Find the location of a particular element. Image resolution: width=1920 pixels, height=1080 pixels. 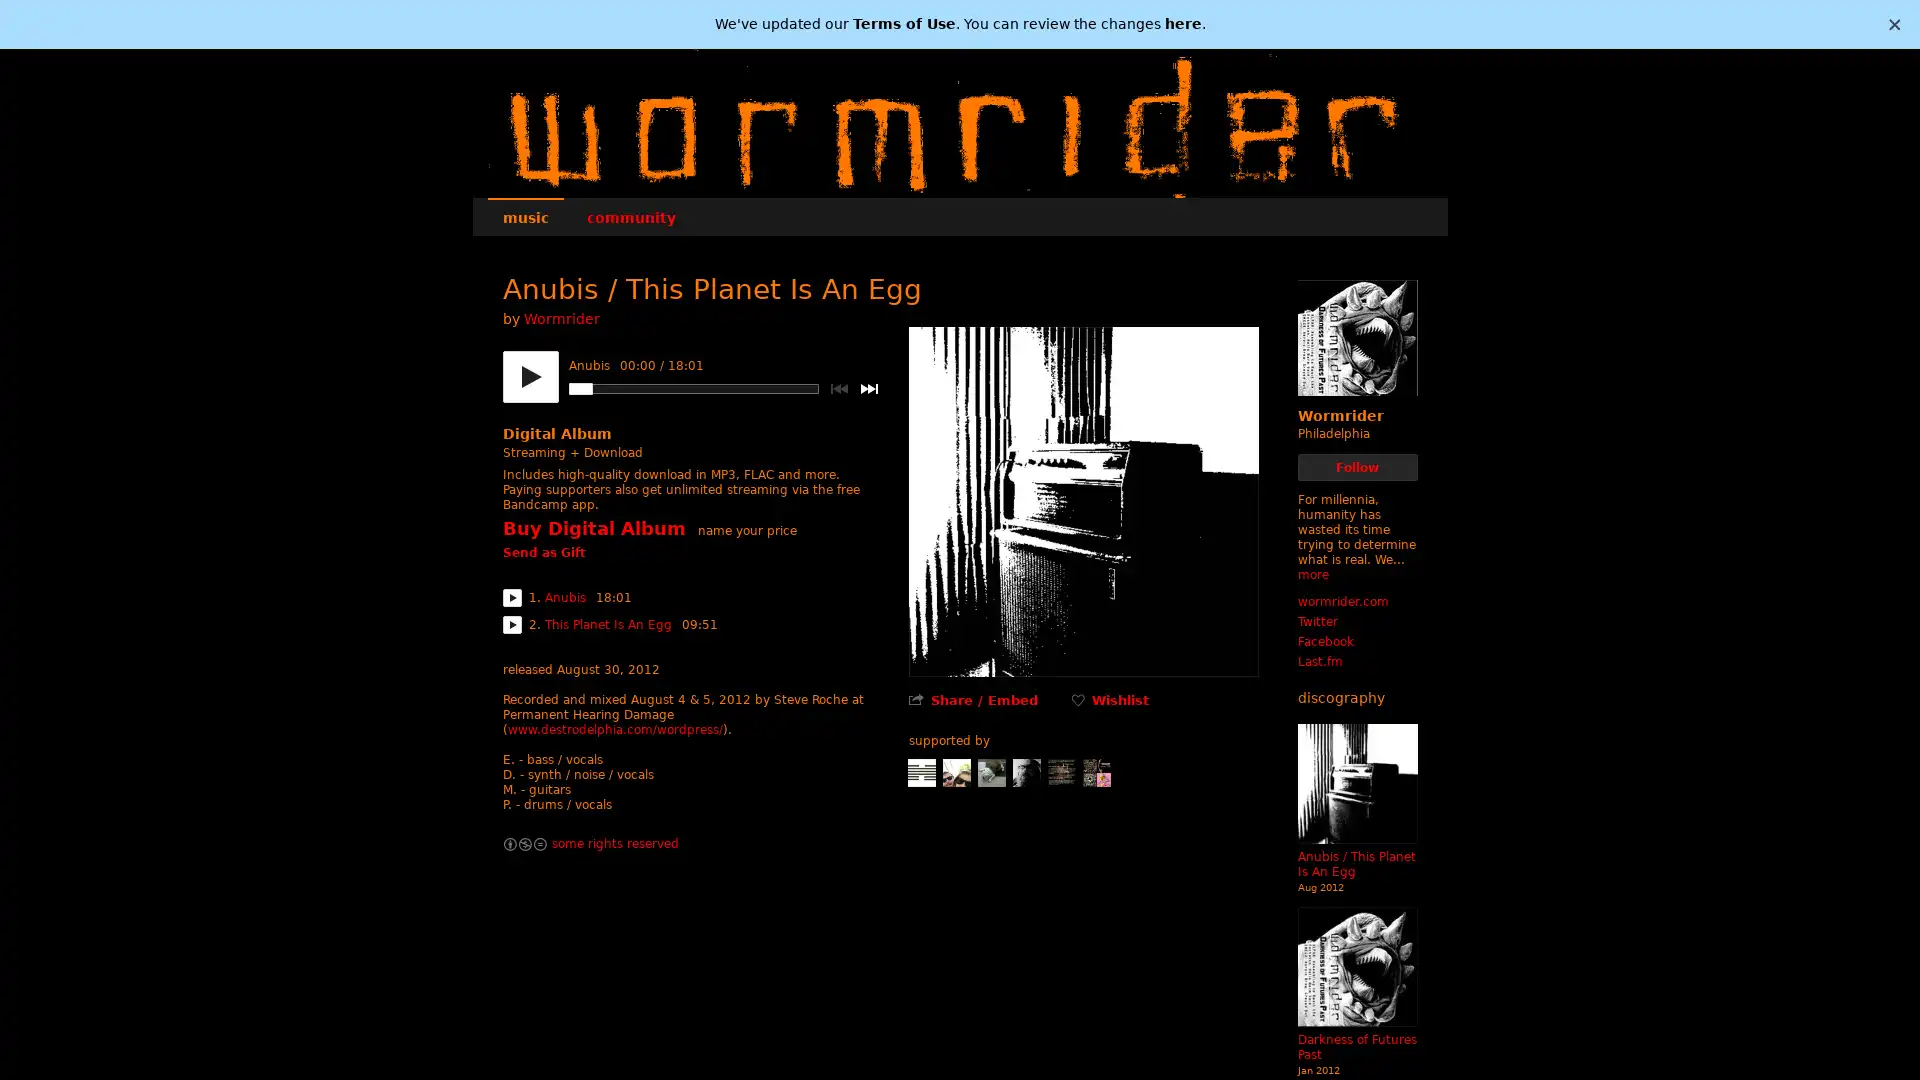

Next track is located at coordinates (868, 389).